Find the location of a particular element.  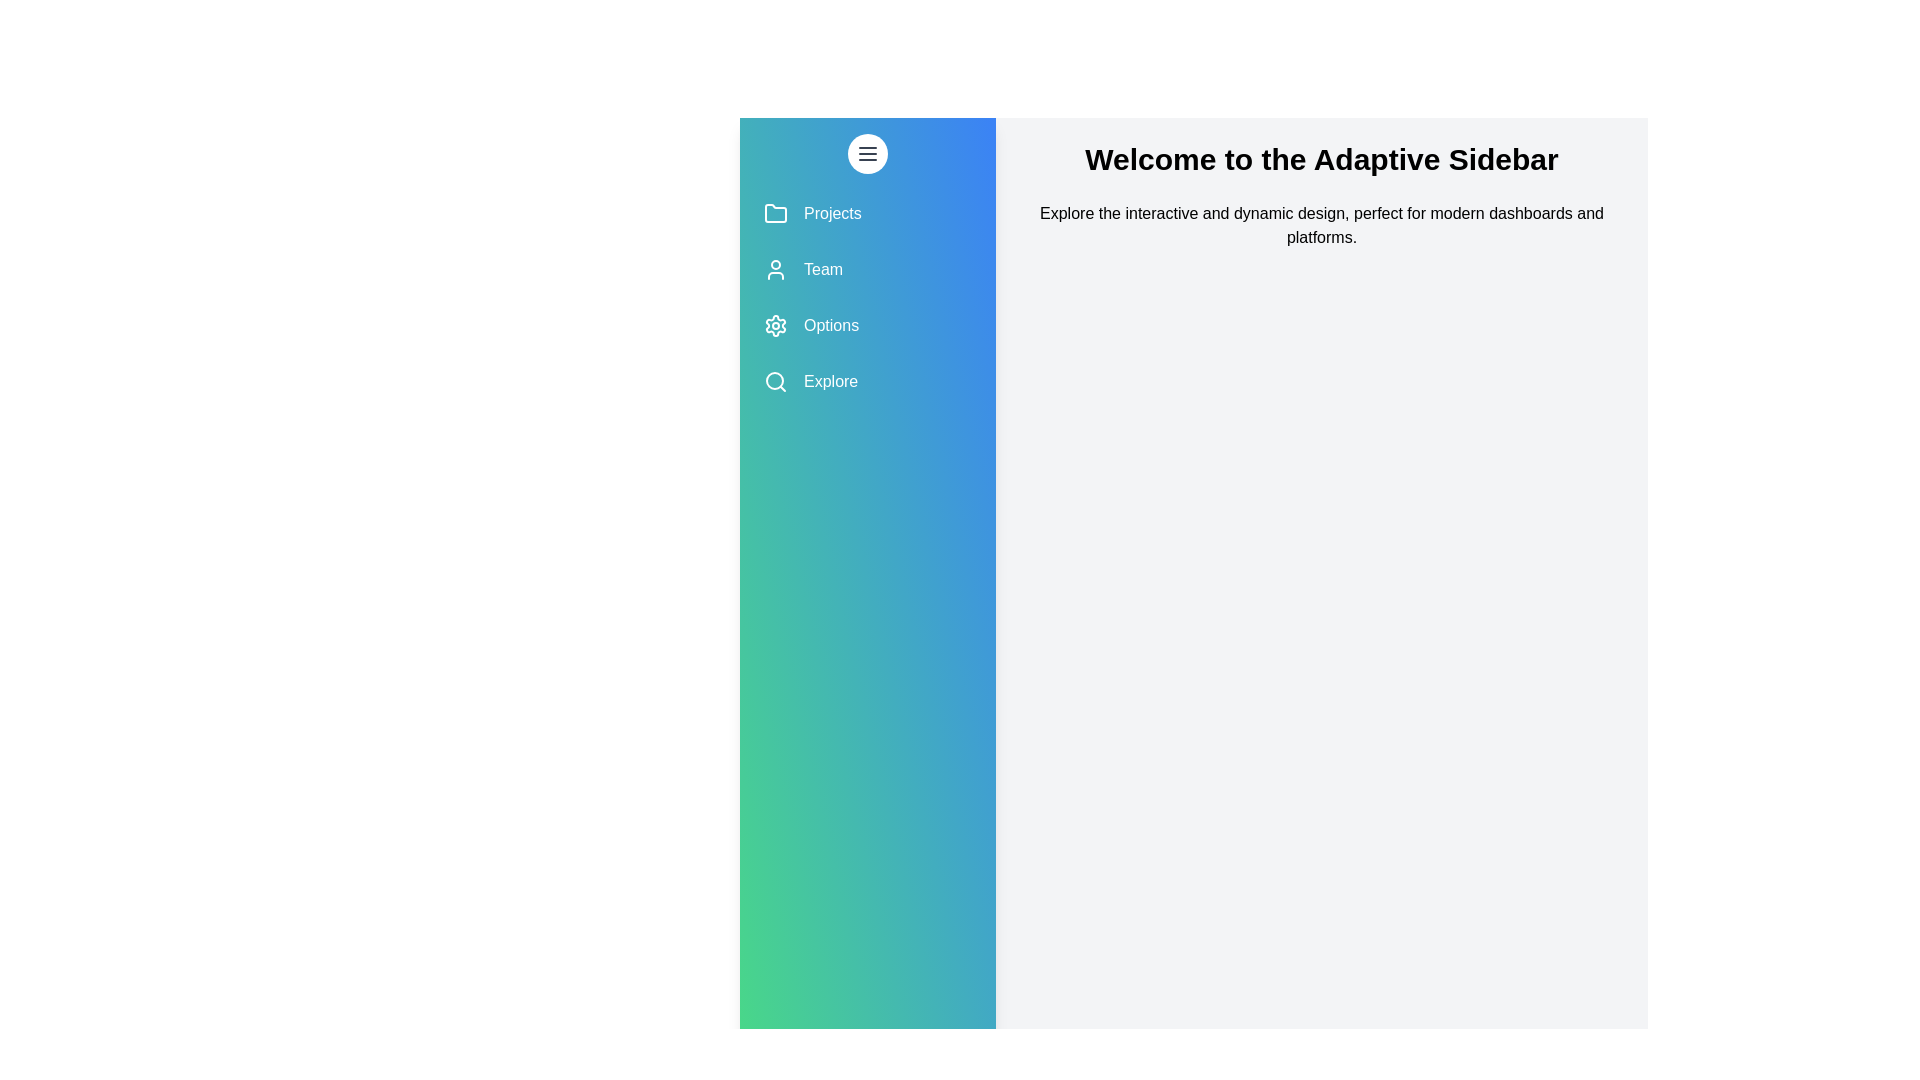

the menu item labeled Explore to navigate to its section is located at coordinates (868, 381).